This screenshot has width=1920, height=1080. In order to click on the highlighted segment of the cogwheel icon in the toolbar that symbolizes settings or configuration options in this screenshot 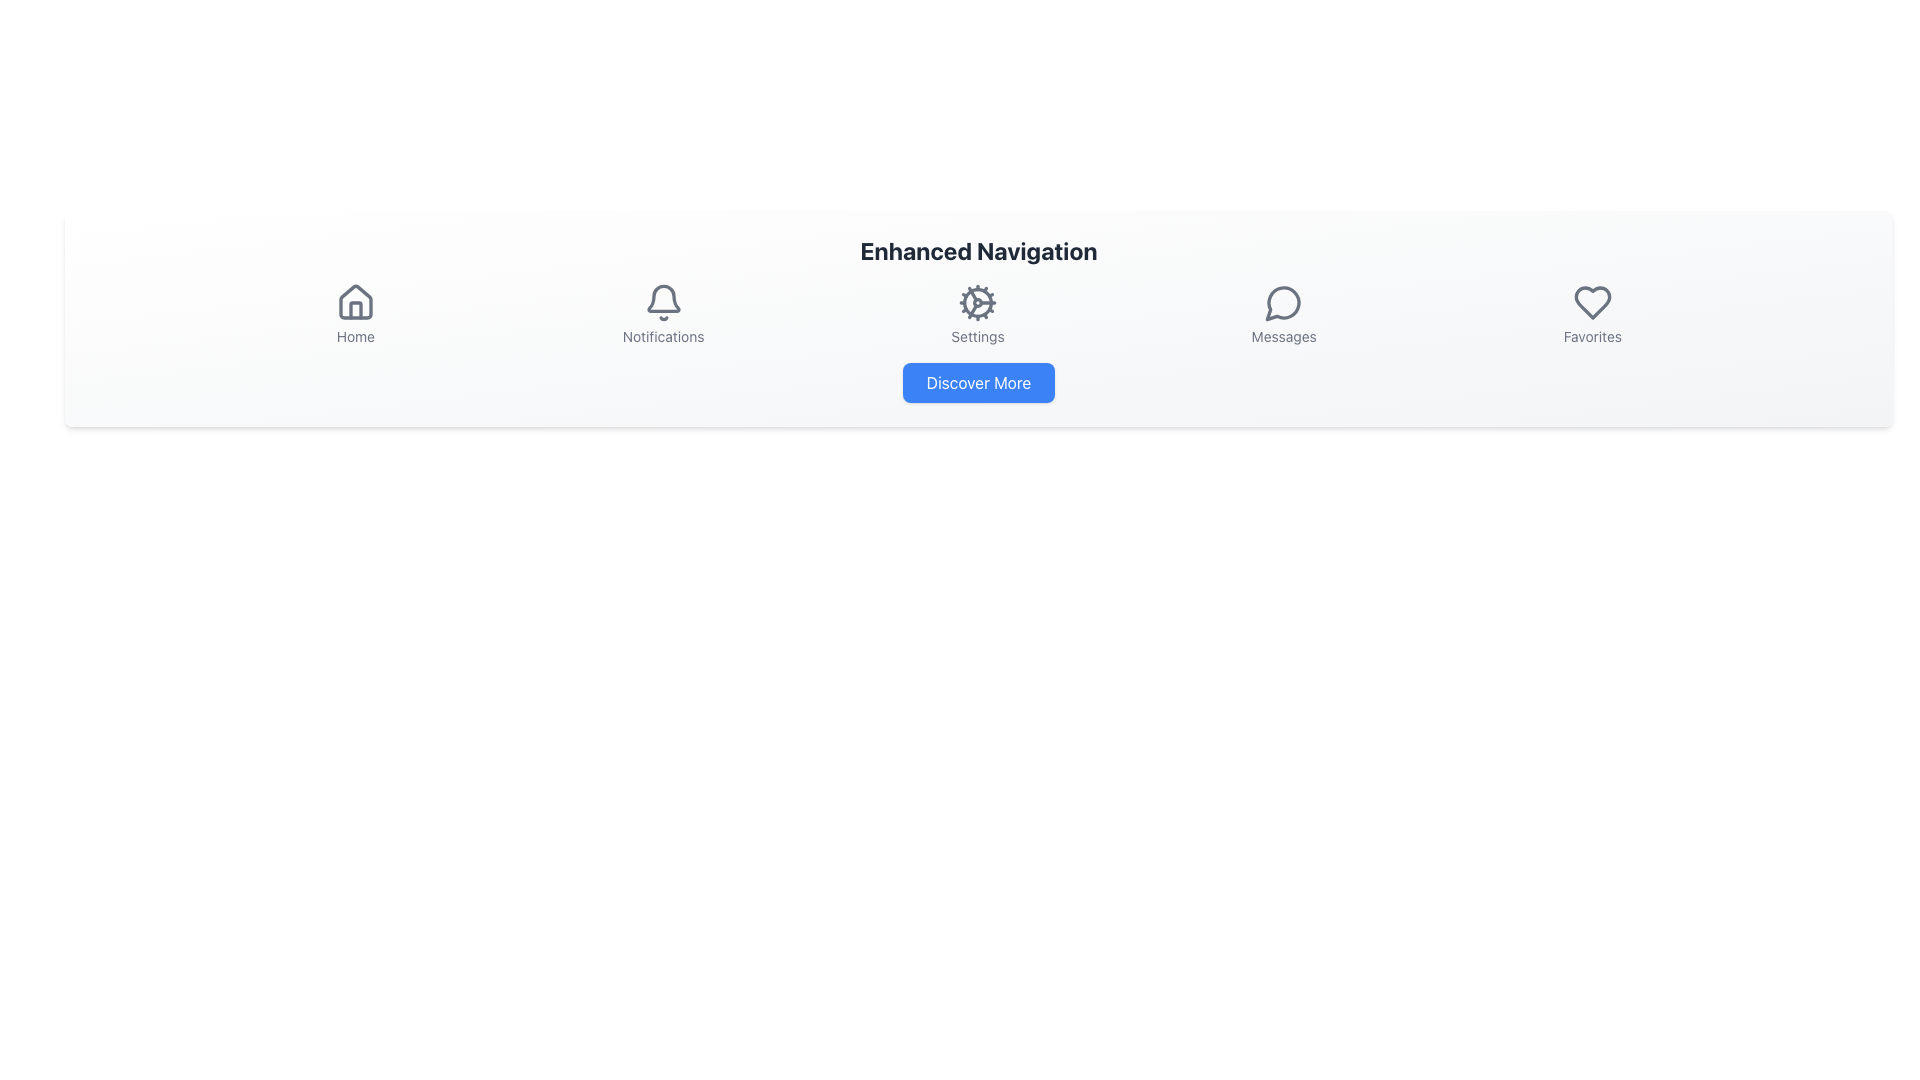, I will do `click(973, 311)`.